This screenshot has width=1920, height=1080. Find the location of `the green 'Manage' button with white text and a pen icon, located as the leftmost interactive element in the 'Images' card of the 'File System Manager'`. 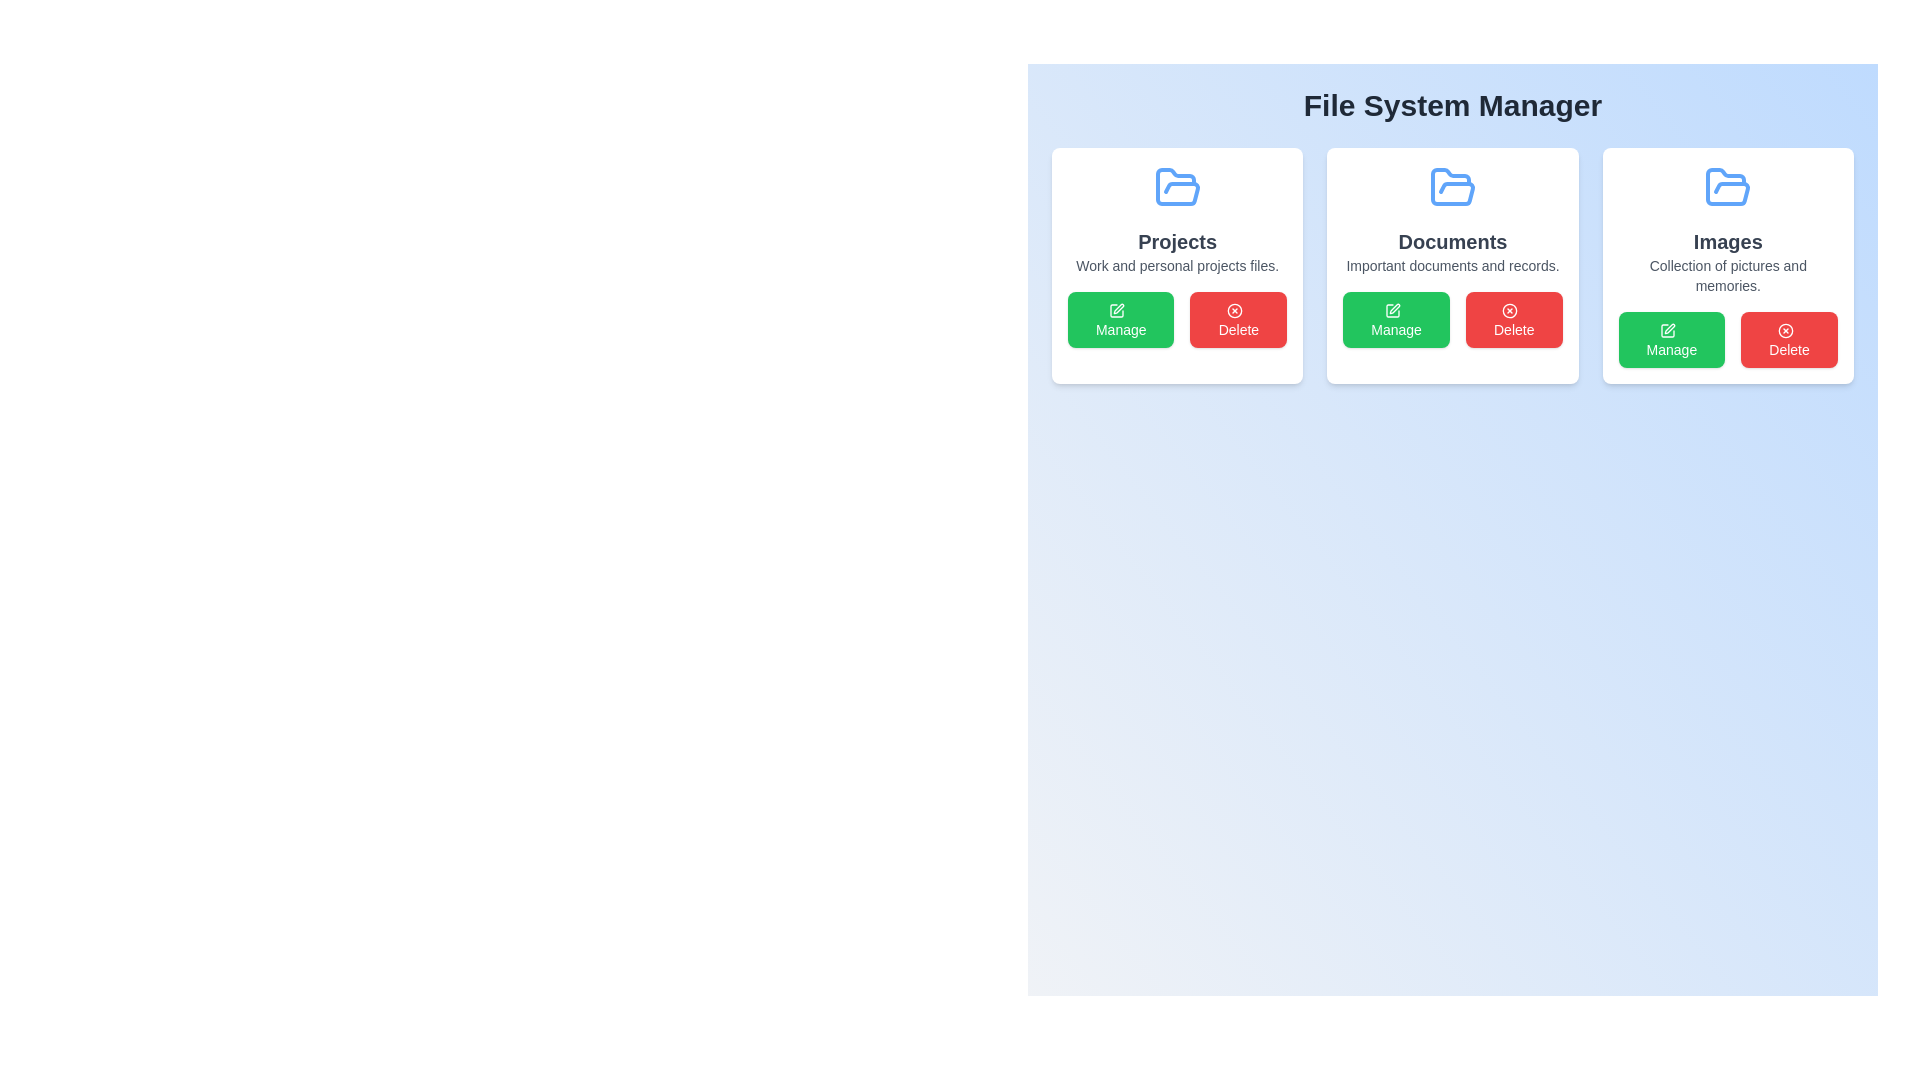

the green 'Manage' button with white text and a pen icon, located as the leftmost interactive element in the 'Images' card of the 'File System Manager' is located at coordinates (1671, 338).